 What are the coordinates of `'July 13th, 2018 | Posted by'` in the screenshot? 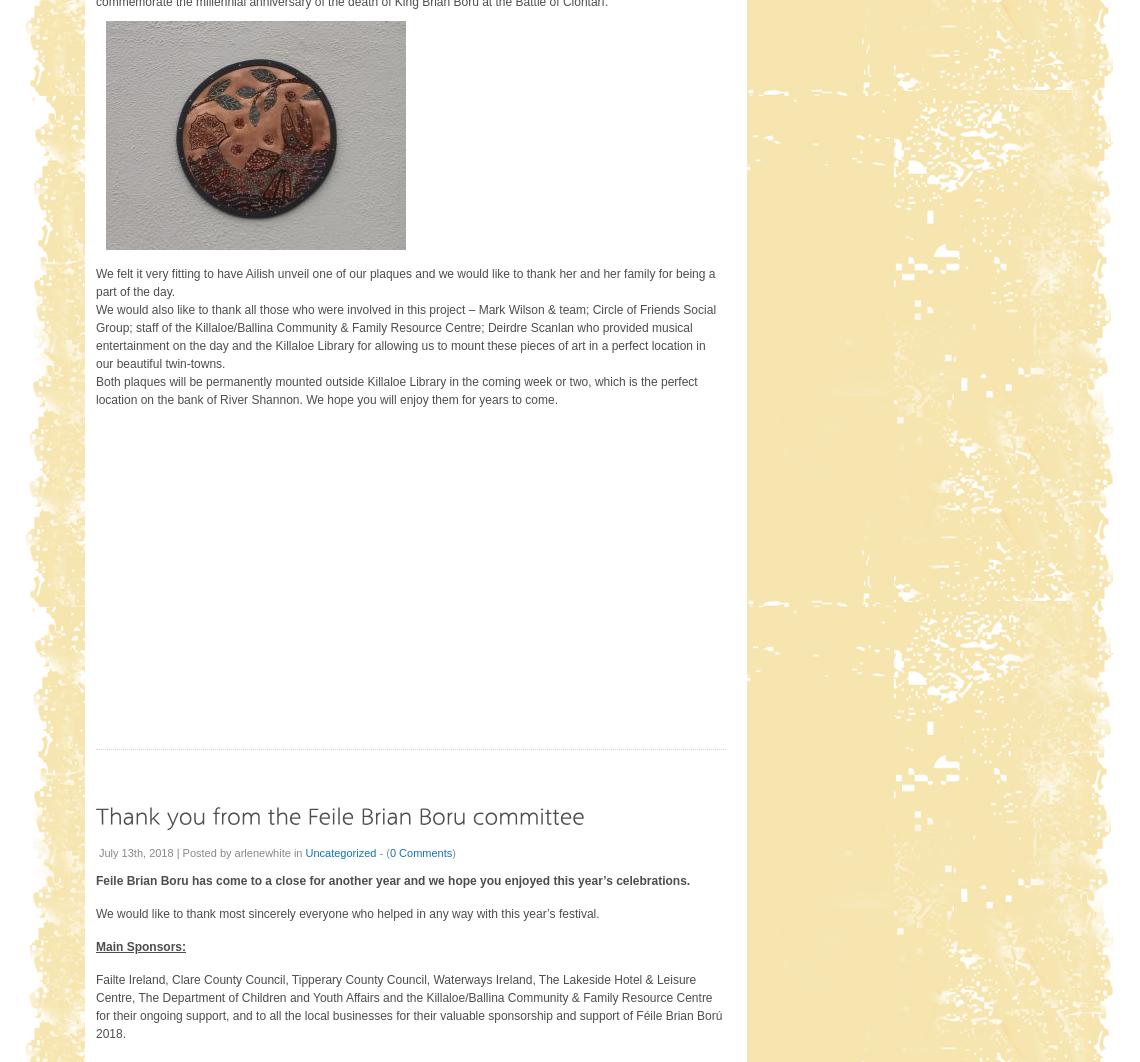 It's located at (97, 851).